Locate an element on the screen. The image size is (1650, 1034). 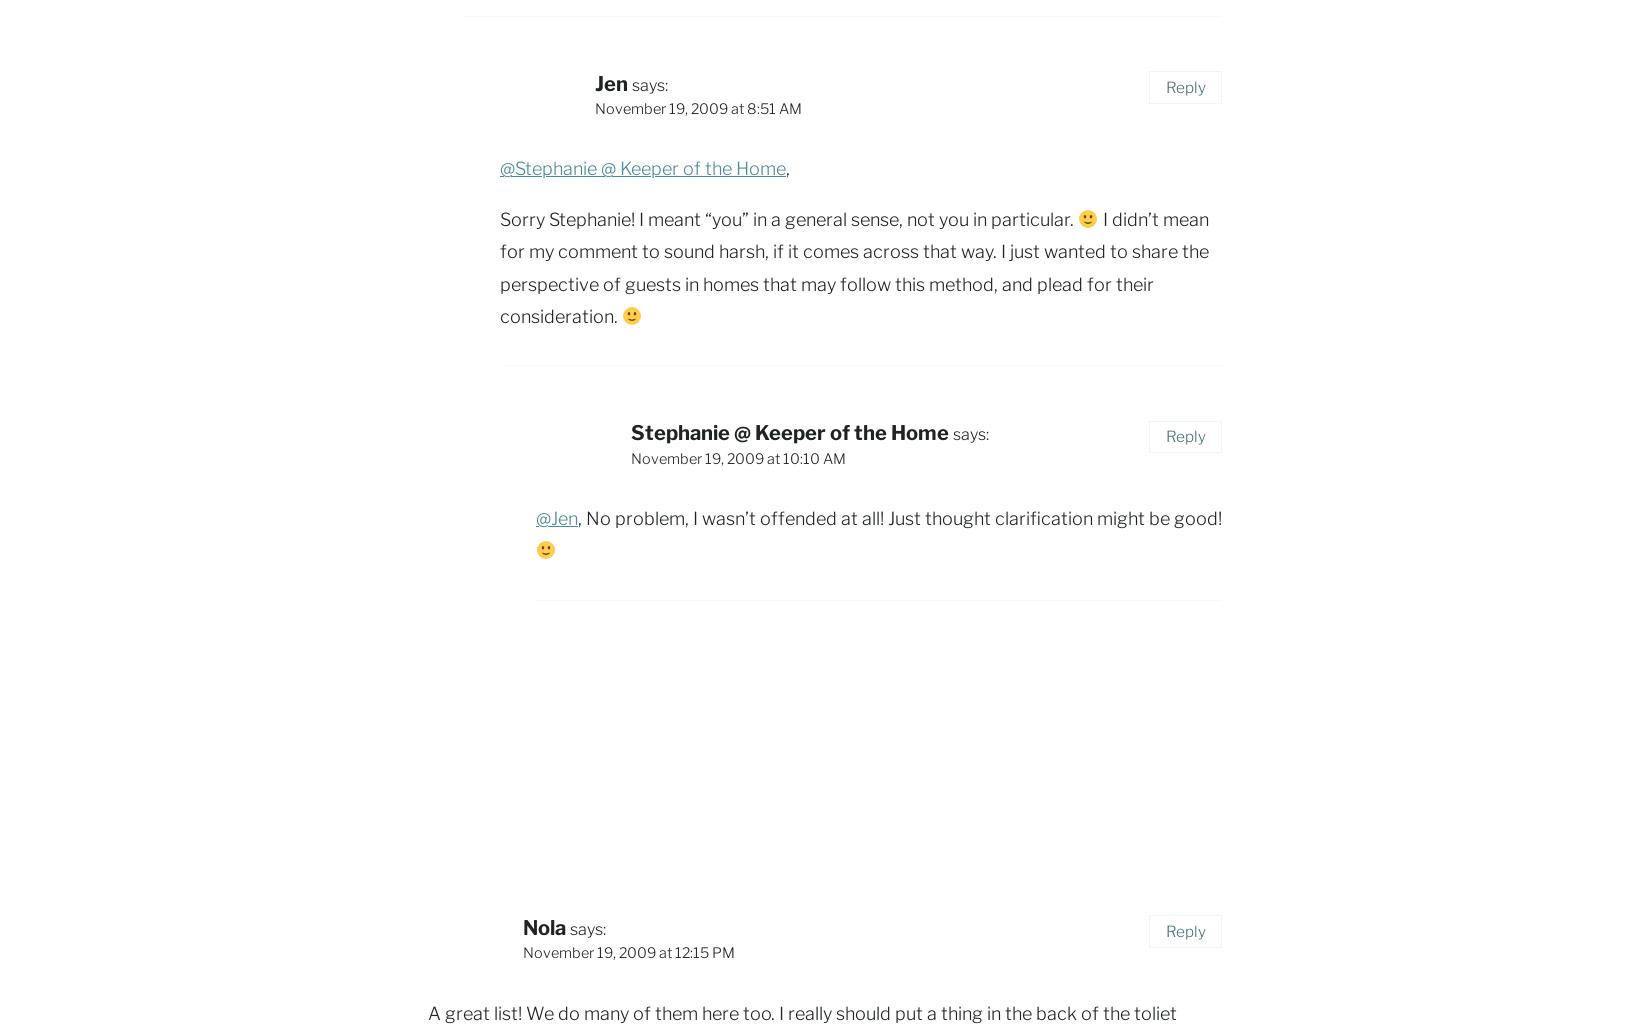
'Jen' is located at coordinates (610, 83).